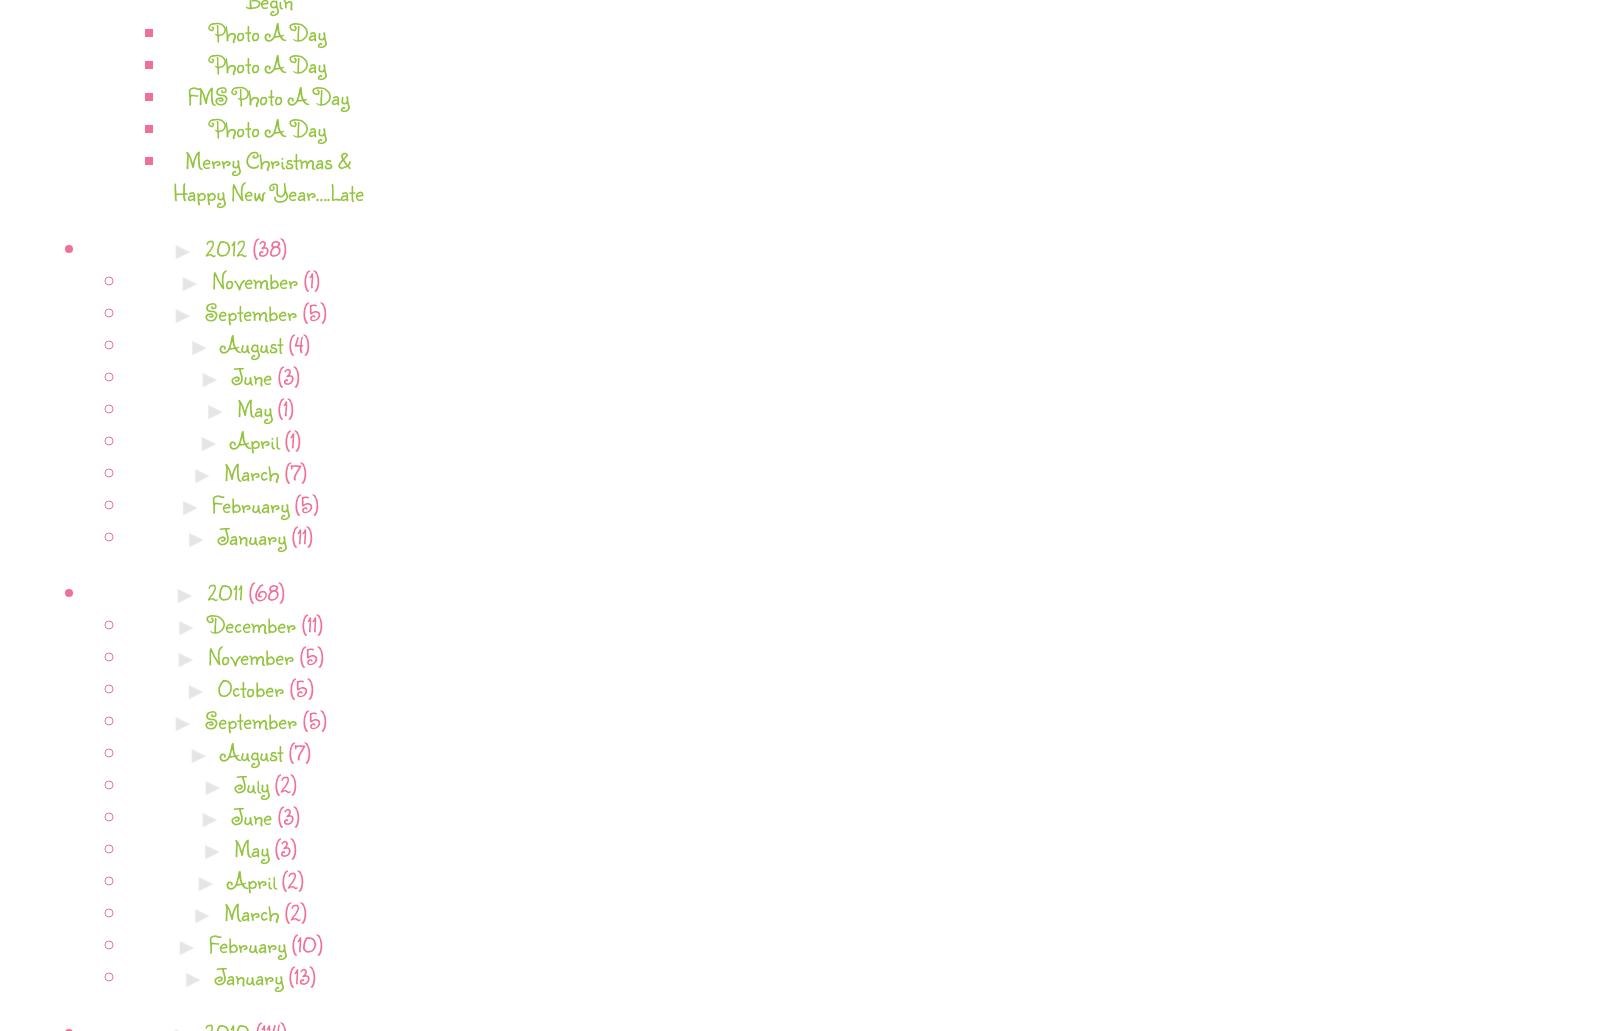 Image resolution: width=1608 pixels, height=1031 pixels. I want to click on 'July', so click(254, 782).